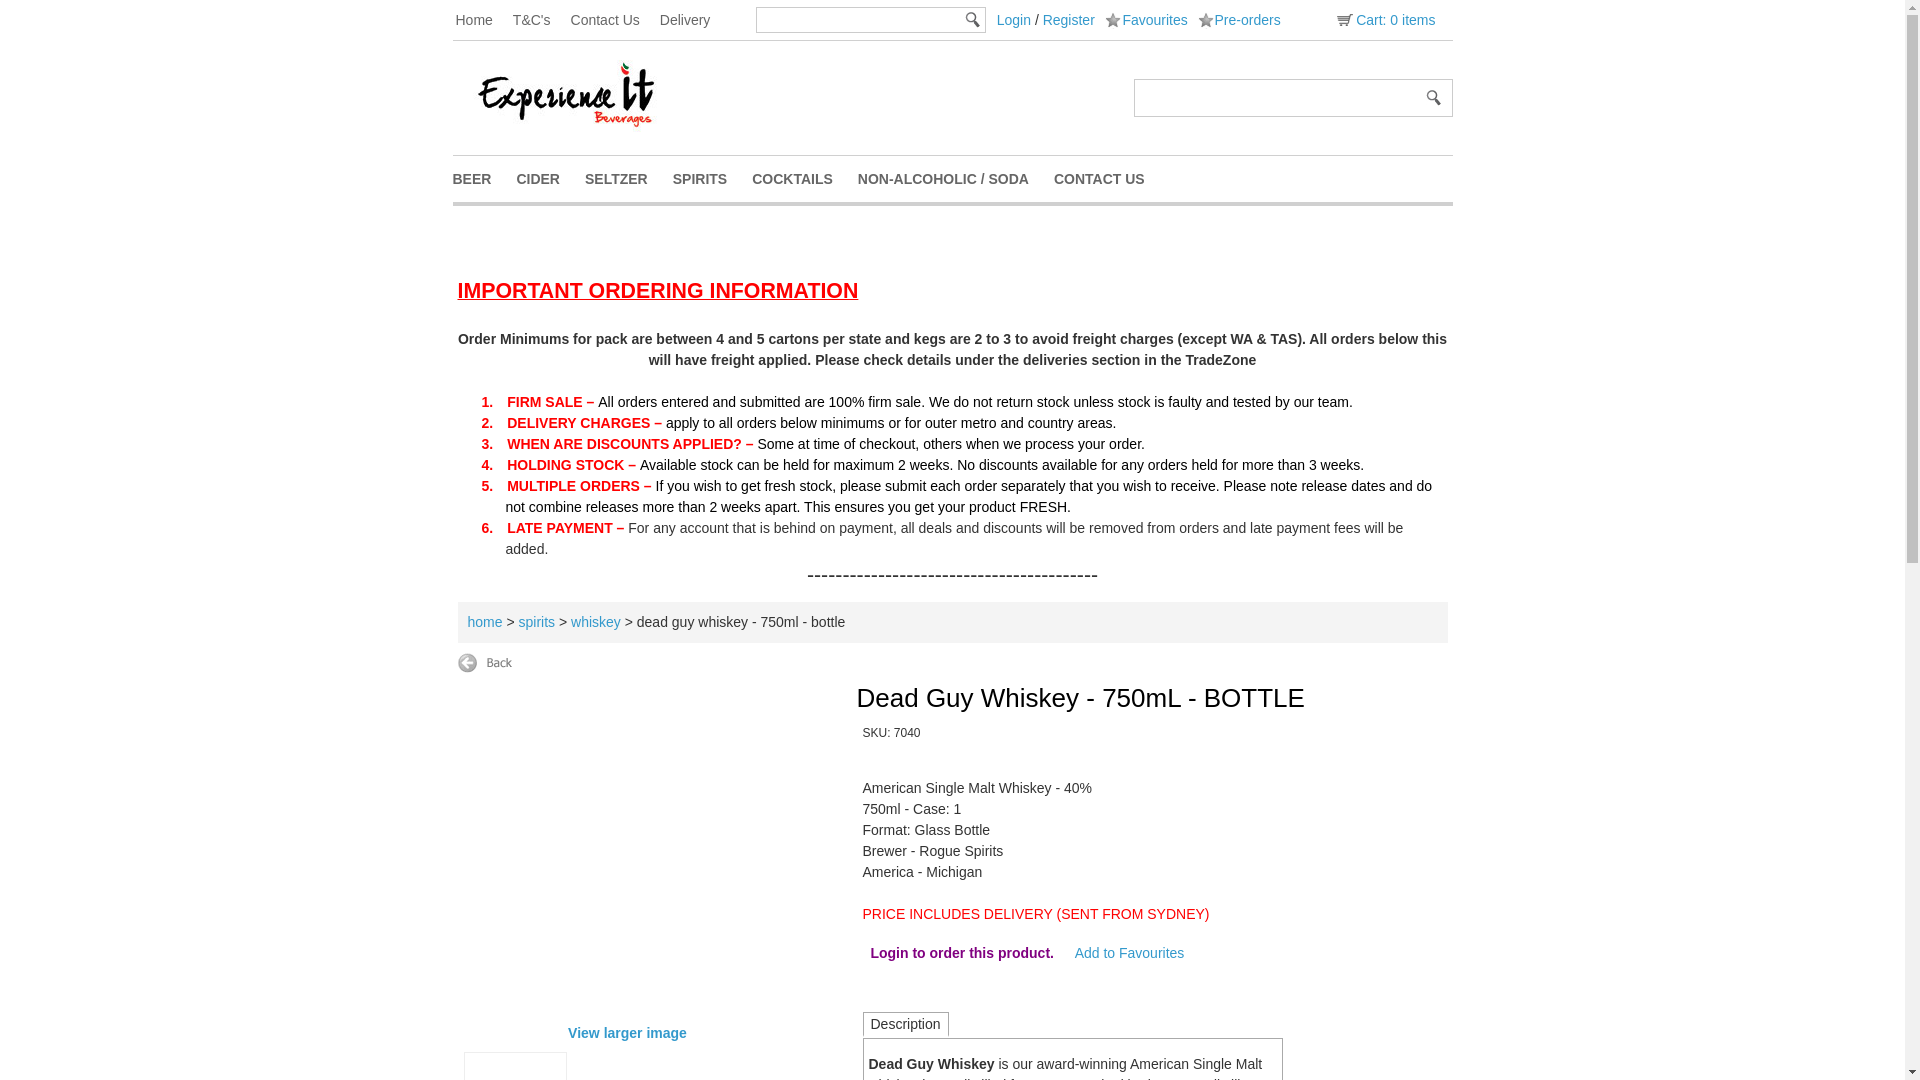 The image size is (1920, 1080). Describe the element at coordinates (1129, 951) in the screenshot. I see `'Add to Favourites'` at that location.